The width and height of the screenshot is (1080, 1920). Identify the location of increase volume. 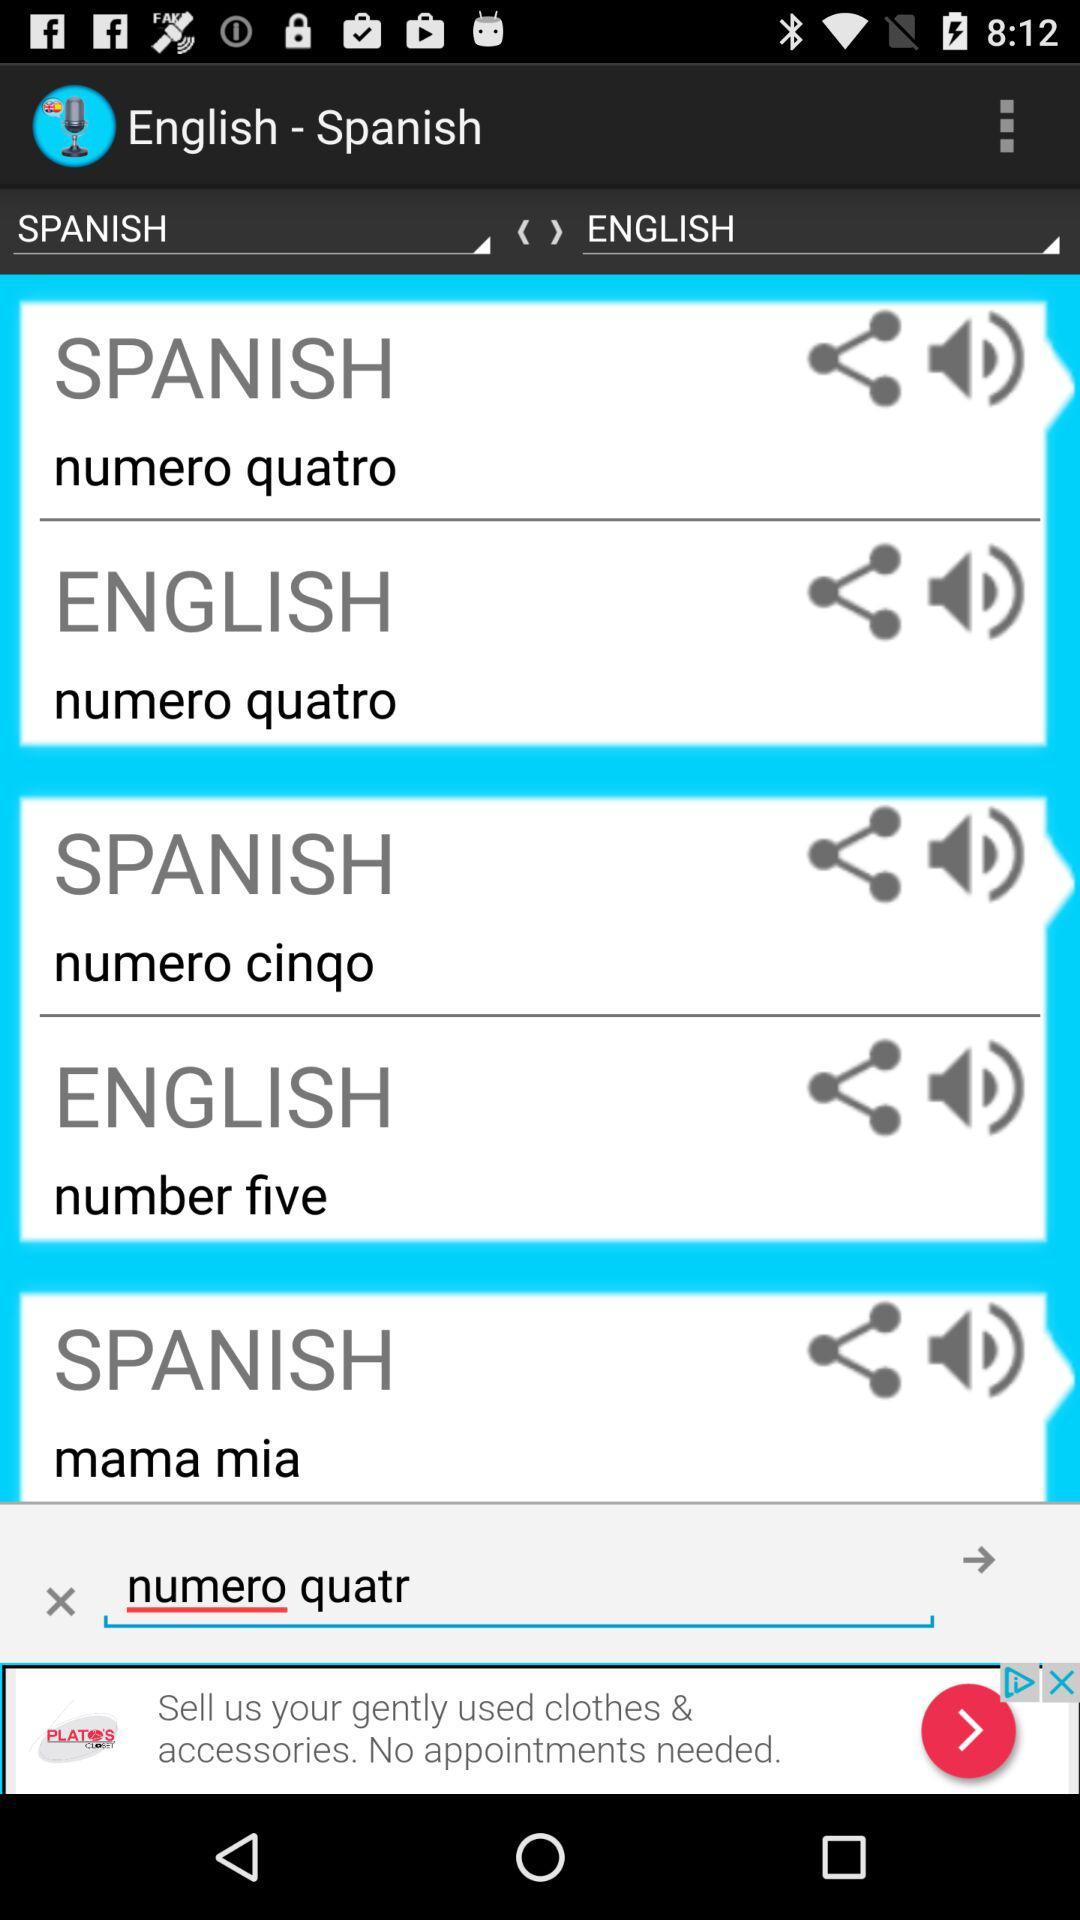
(995, 1086).